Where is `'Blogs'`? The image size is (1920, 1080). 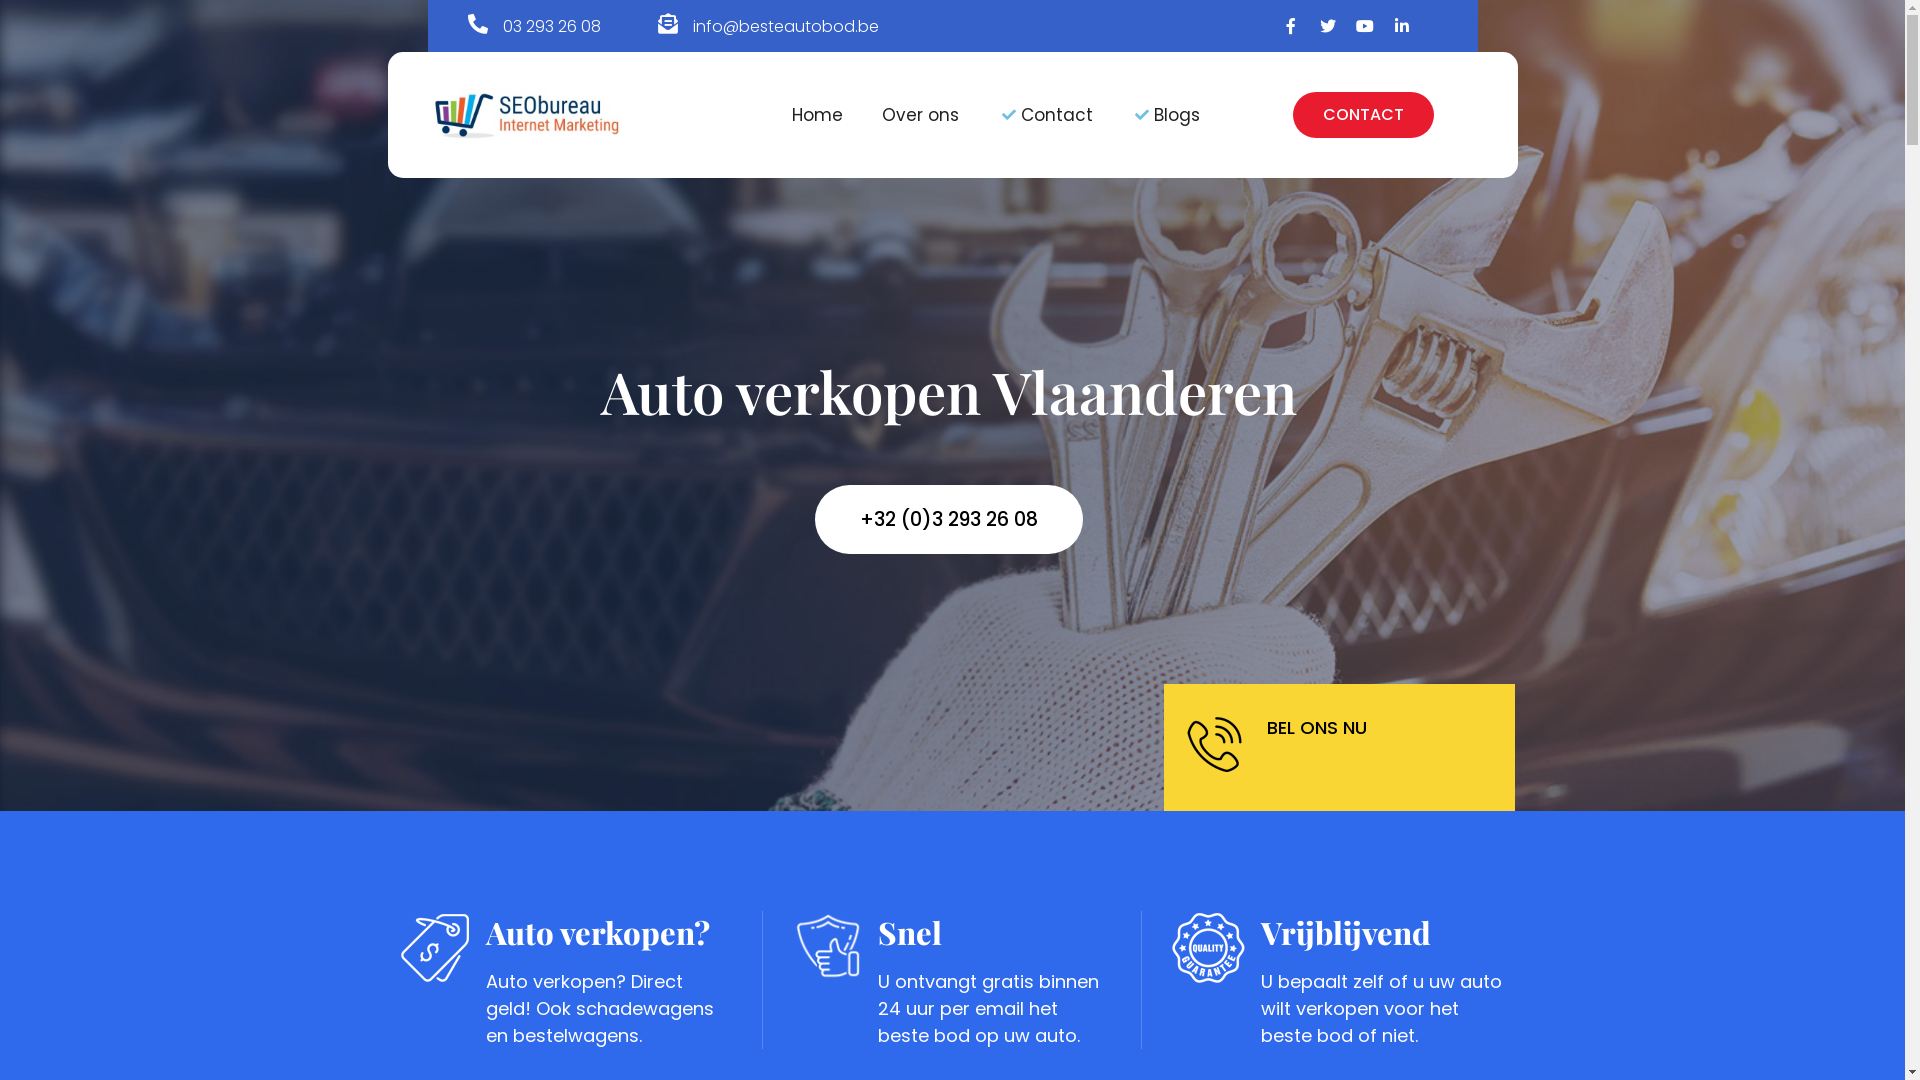
'Blogs' is located at coordinates (1166, 115).